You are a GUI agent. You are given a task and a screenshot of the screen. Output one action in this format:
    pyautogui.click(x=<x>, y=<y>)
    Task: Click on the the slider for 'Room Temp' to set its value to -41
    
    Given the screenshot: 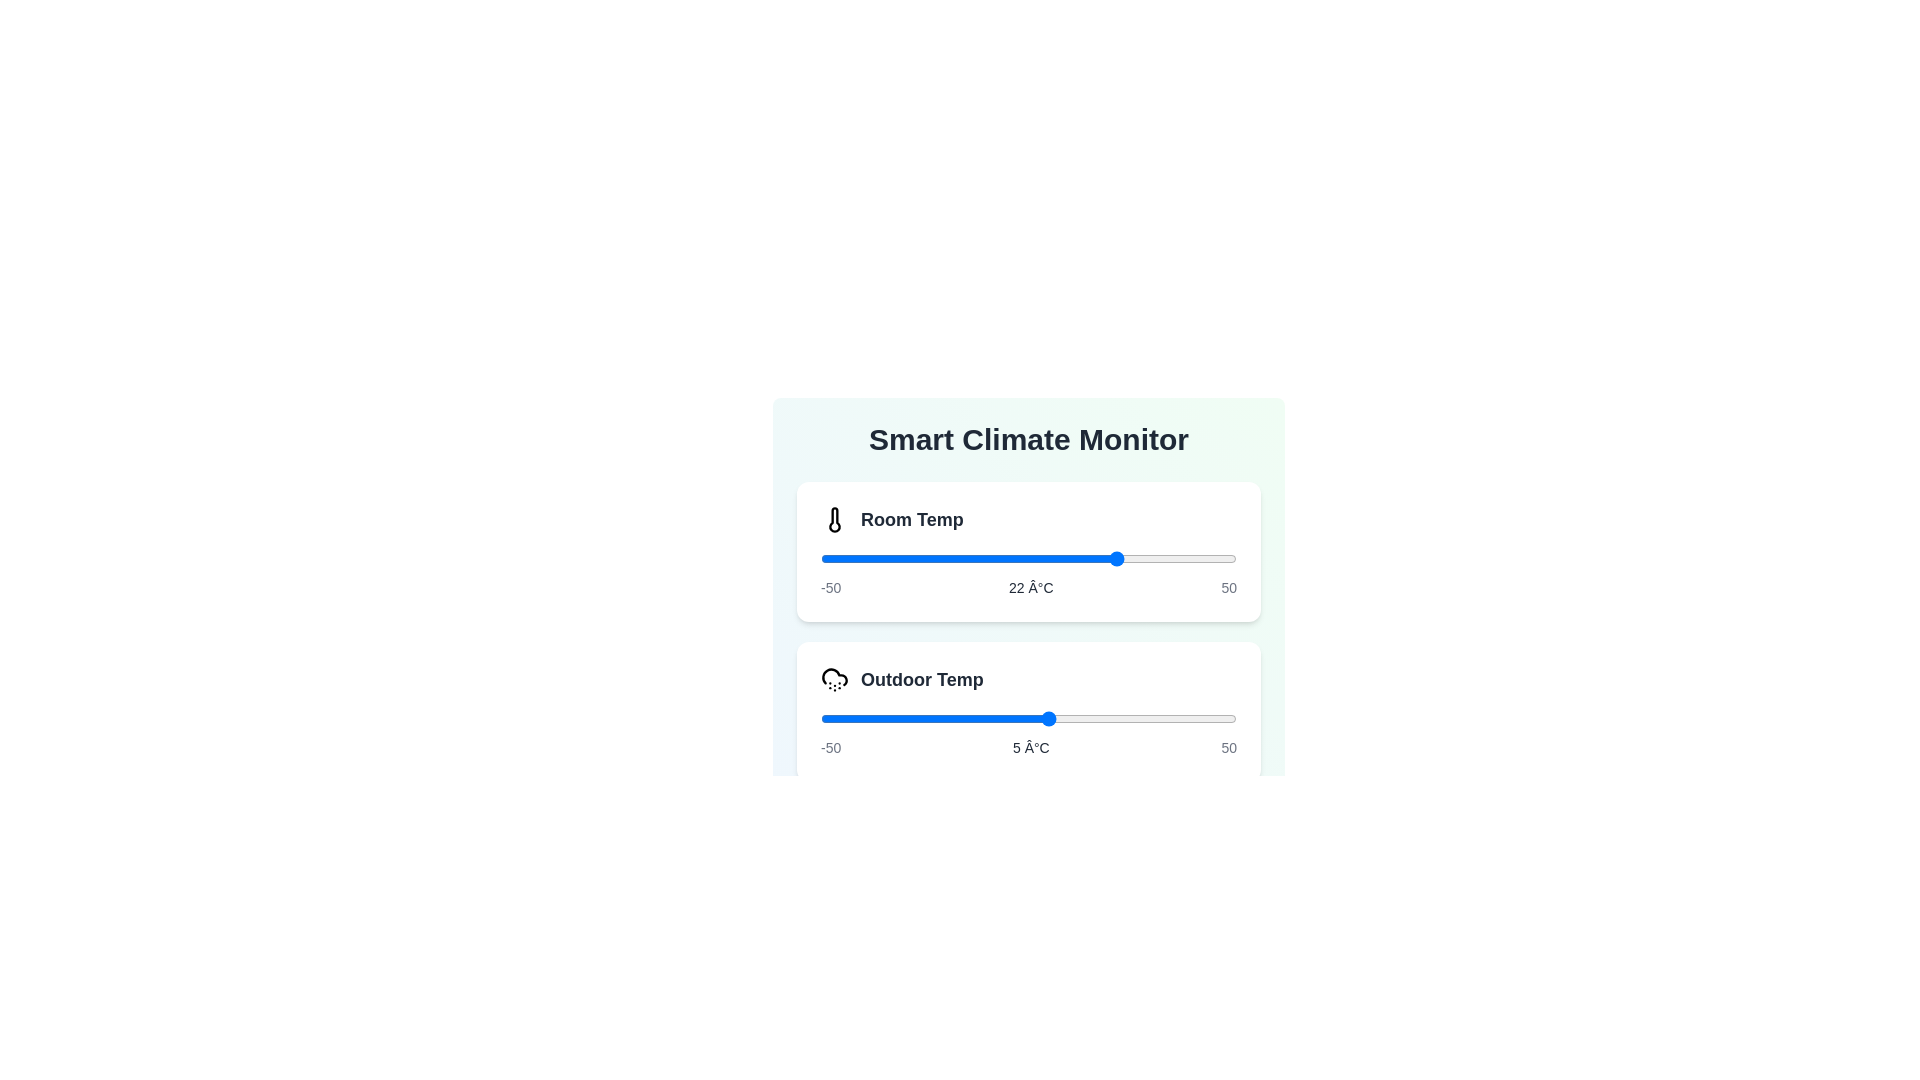 What is the action you would take?
    pyautogui.click(x=858, y=559)
    